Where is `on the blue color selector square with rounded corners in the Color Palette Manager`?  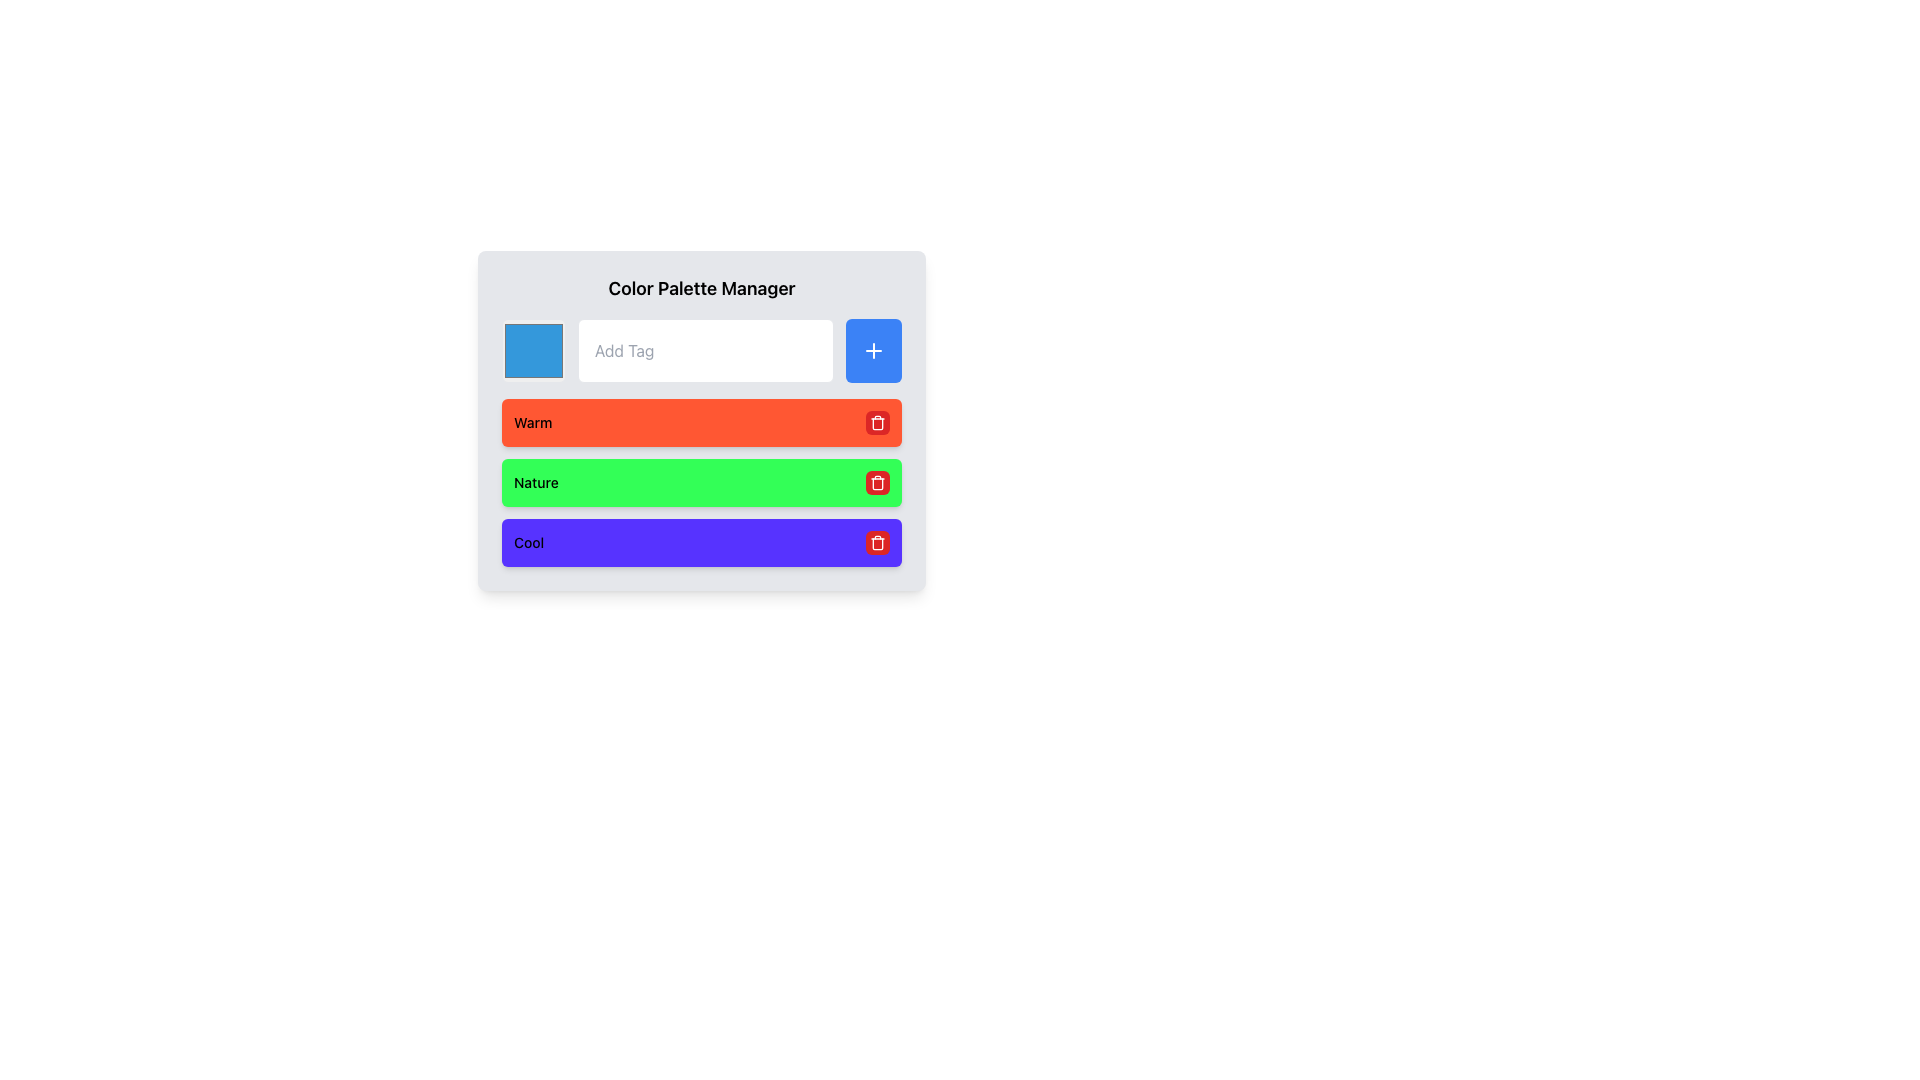 on the blue color selector square with rounded corners in the Color Palette Manager is located at coordinates (533, 350).